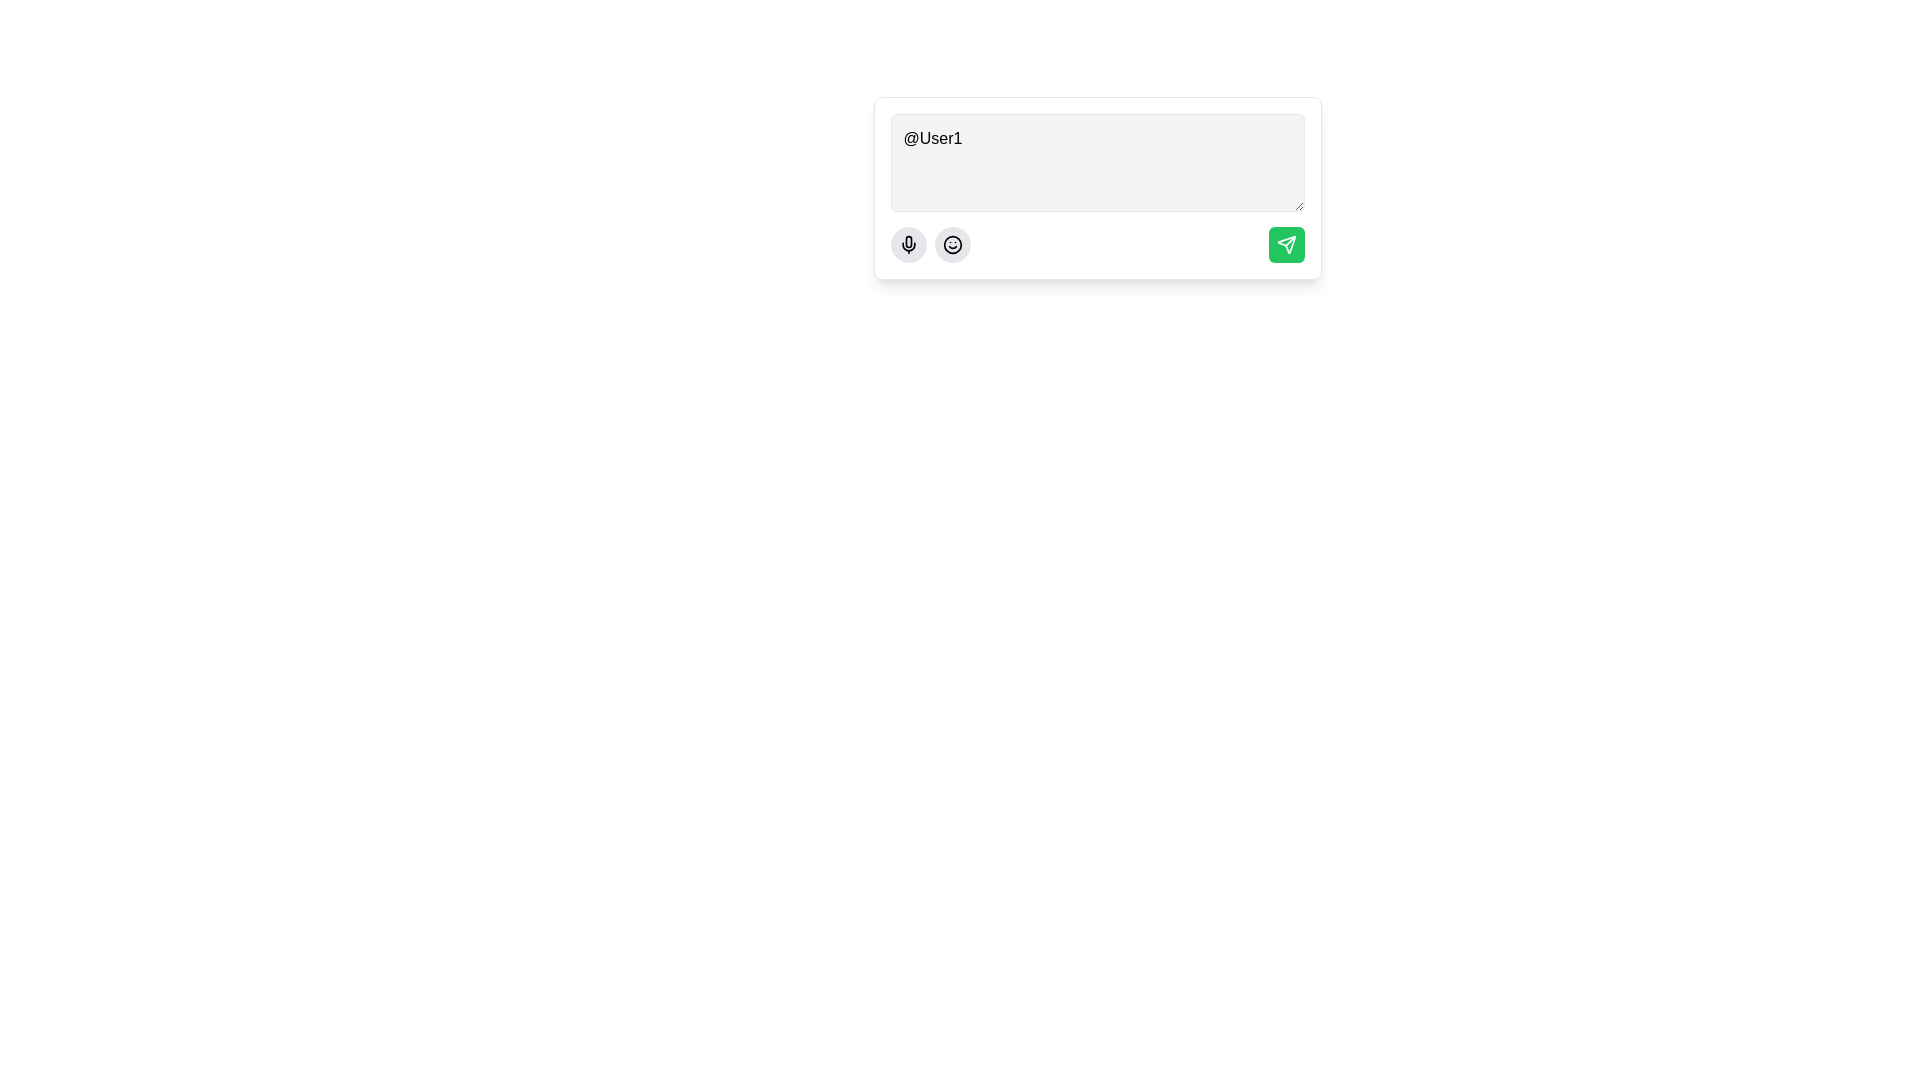 This screenshot has height=1080, width=1920. Describe the element at coordinates (1286, 244) in the screenshot. I see `the send icon located inside the green rounded rectangular button at the bottom-right corner of the interface` at that location.